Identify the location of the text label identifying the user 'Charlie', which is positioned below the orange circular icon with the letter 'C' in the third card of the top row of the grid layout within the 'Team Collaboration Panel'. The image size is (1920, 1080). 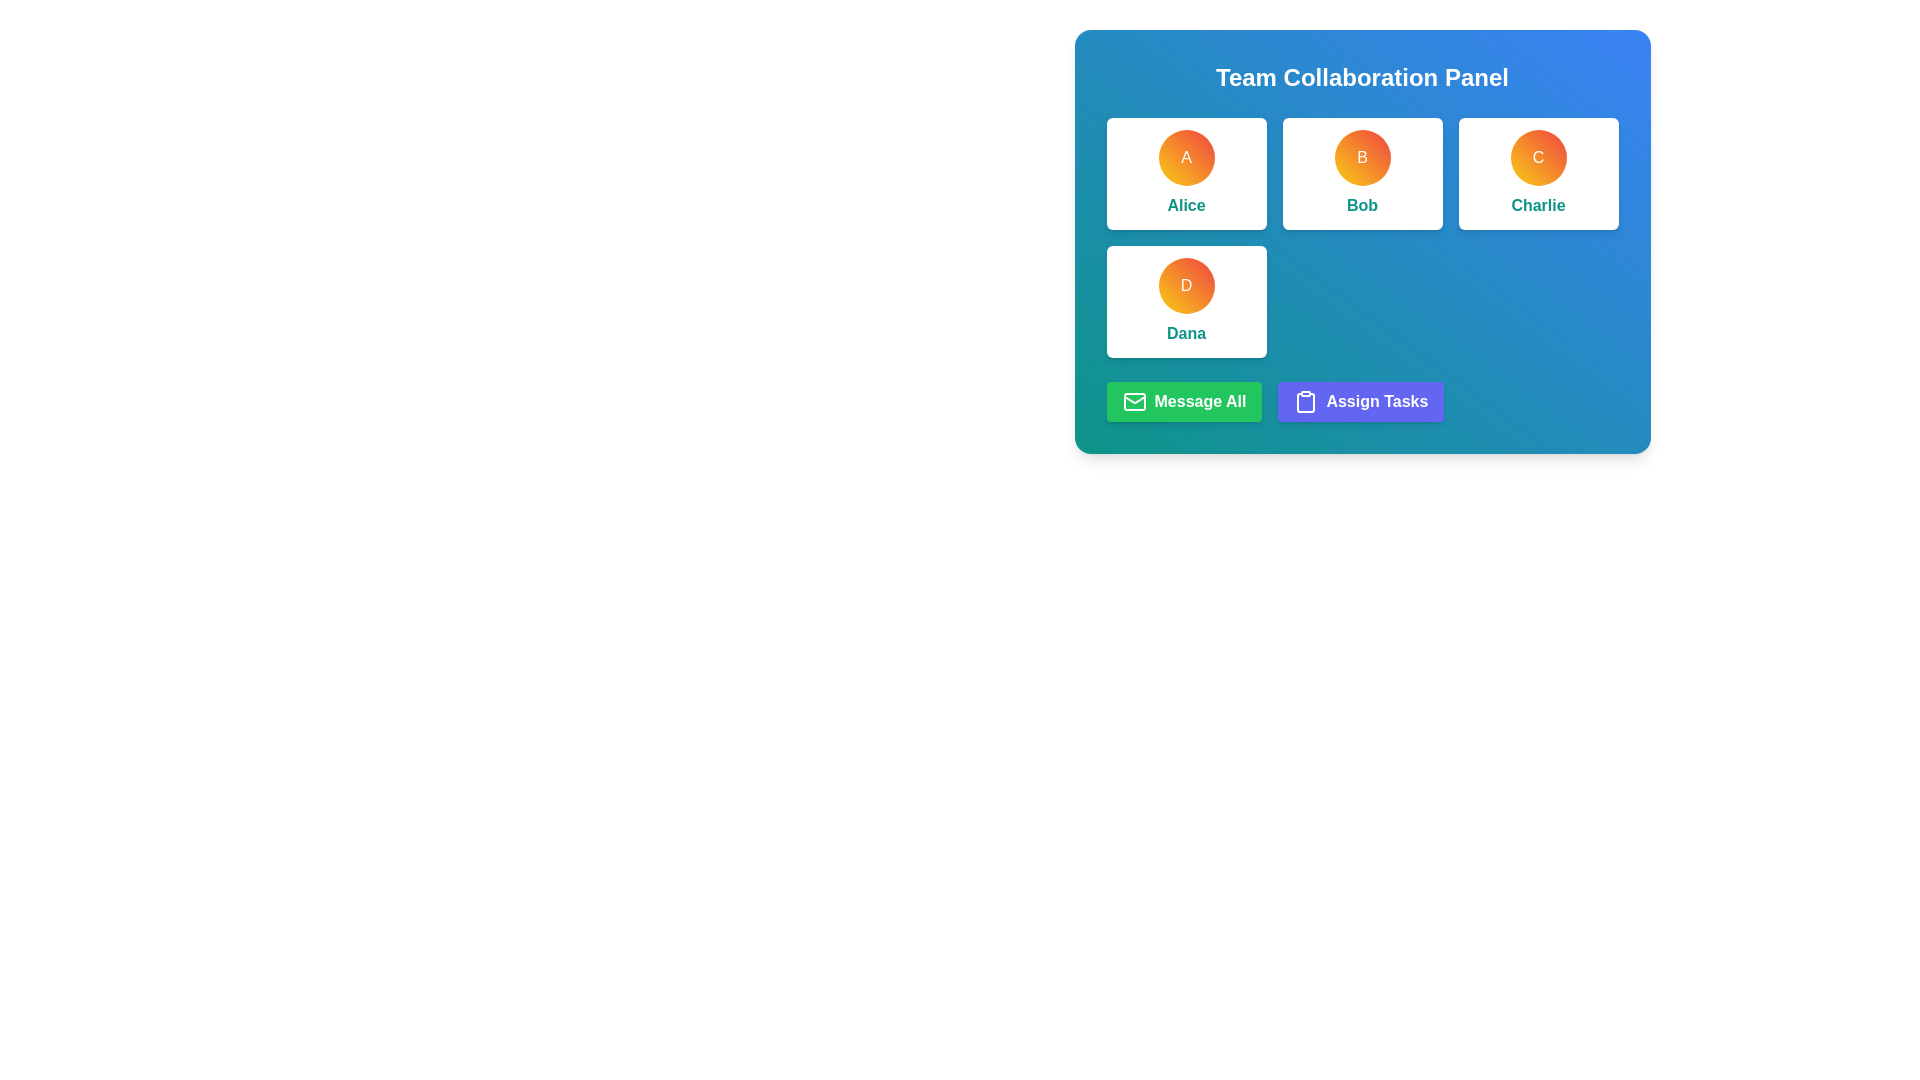
(1537, 205).